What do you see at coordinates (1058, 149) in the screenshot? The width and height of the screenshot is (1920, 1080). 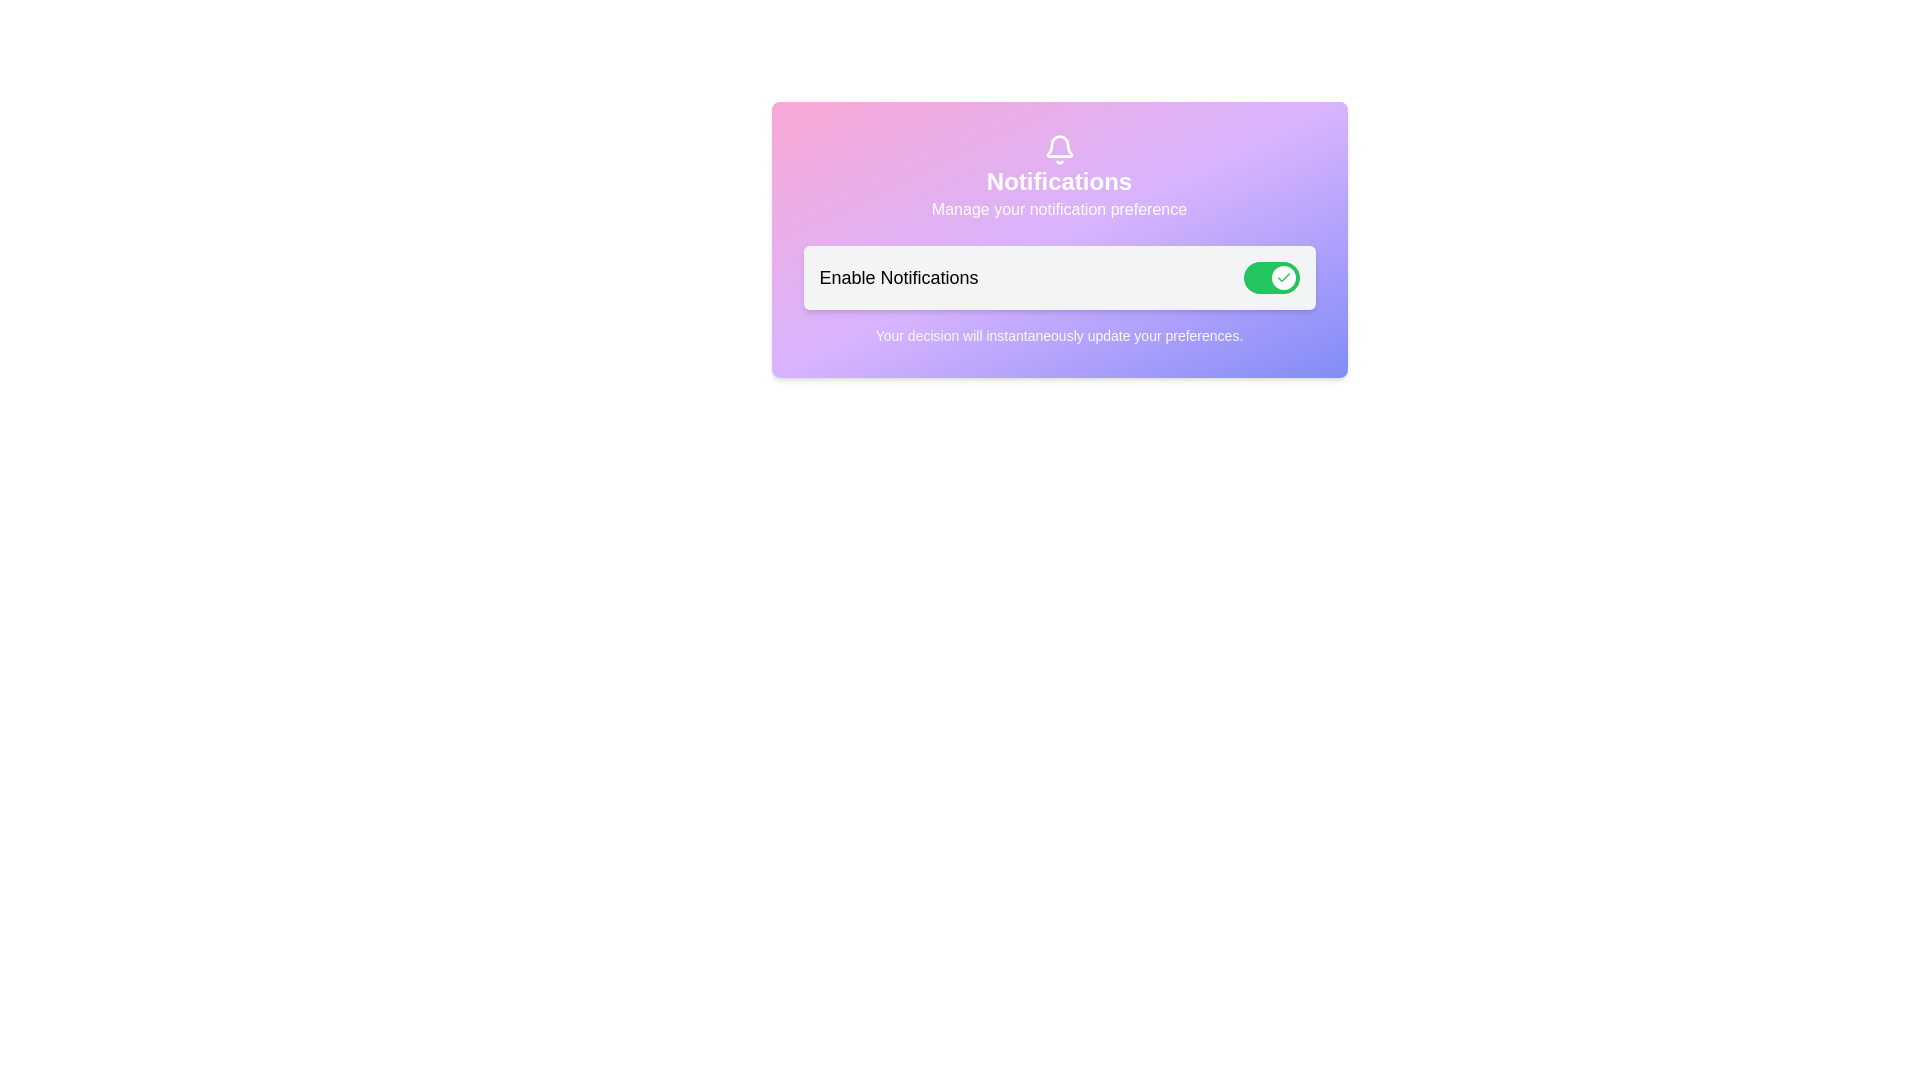 I see `the bell icon, which is a minimalistic design outlined in white against a purple-pink gradient background, located at the top center of the notification settings panel` at bounding box center [1058, 149].